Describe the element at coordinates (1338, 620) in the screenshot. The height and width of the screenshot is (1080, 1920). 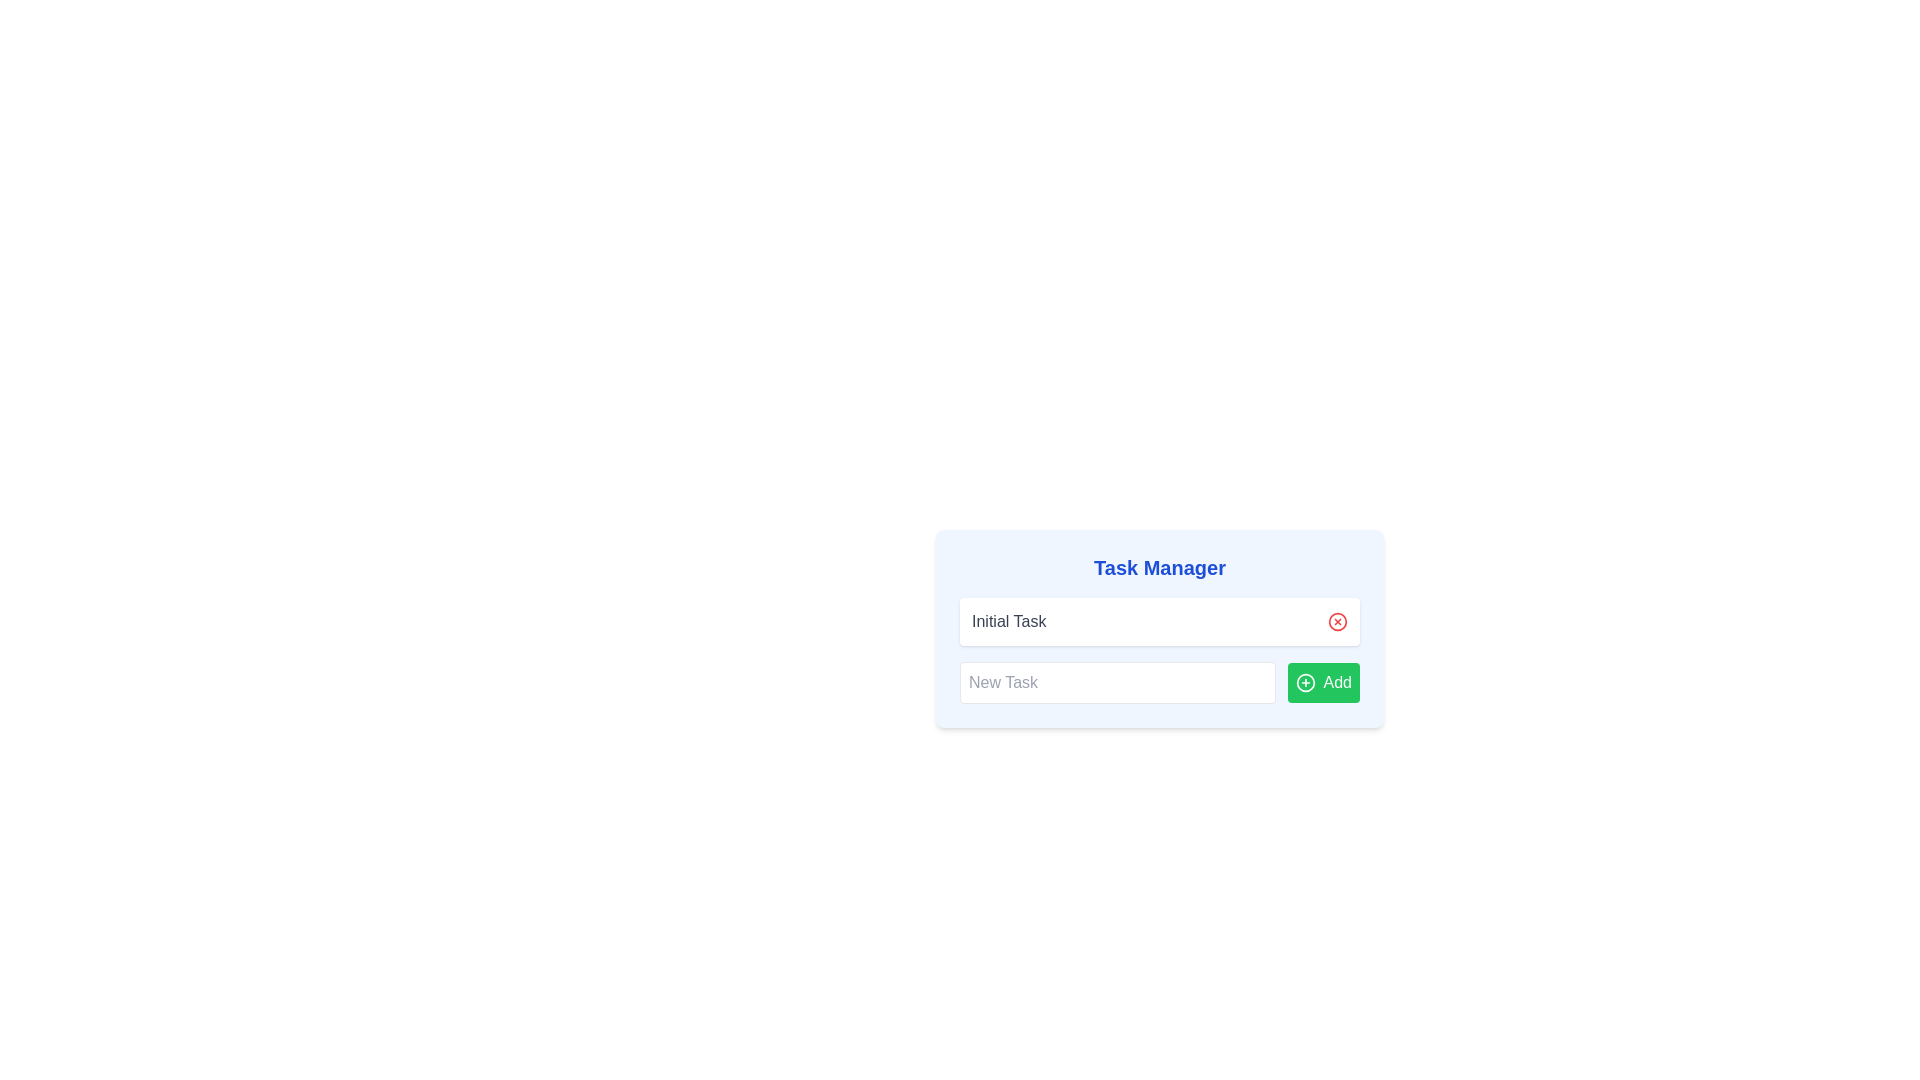
I see `the delete button located to the right of the 'Initial Task' text` at that location.